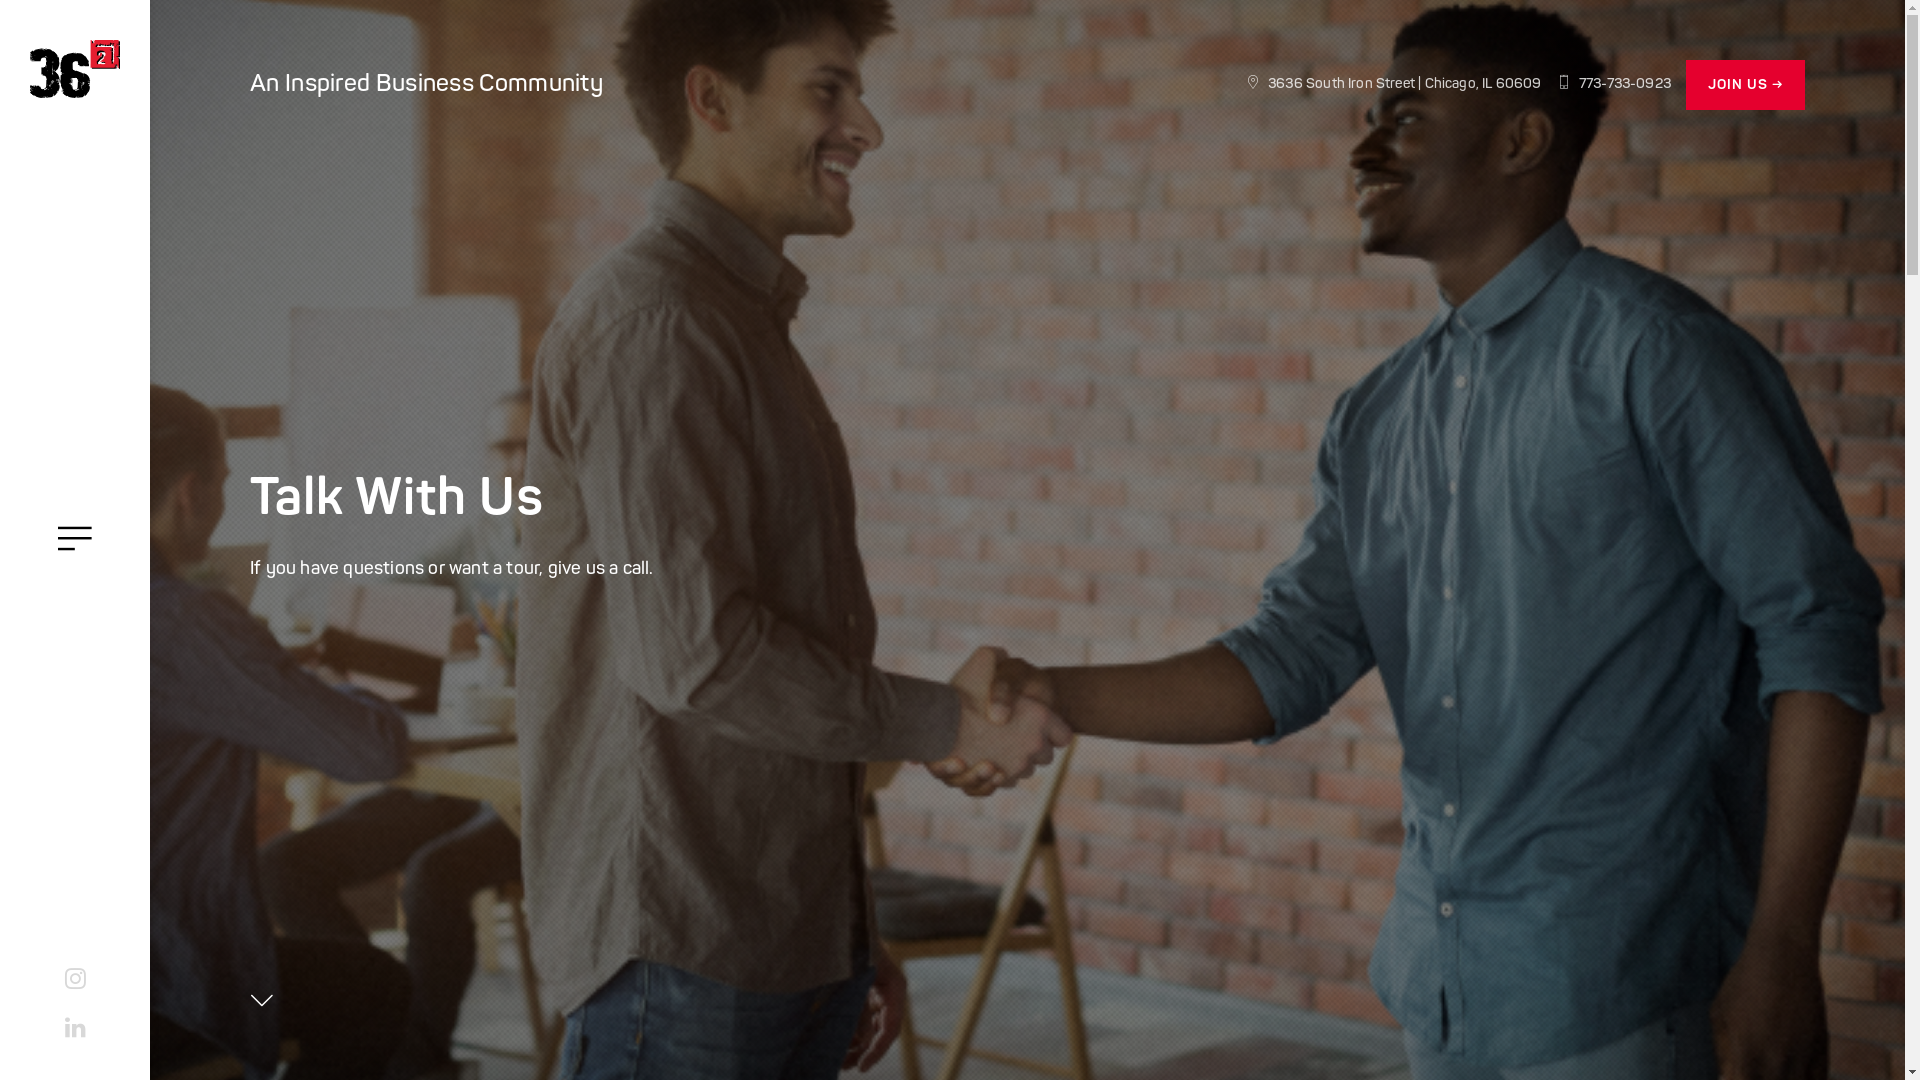  Describe the element at coordinates (1613, 83) in the screenshot. I see `'773-733-0923'` at that location.